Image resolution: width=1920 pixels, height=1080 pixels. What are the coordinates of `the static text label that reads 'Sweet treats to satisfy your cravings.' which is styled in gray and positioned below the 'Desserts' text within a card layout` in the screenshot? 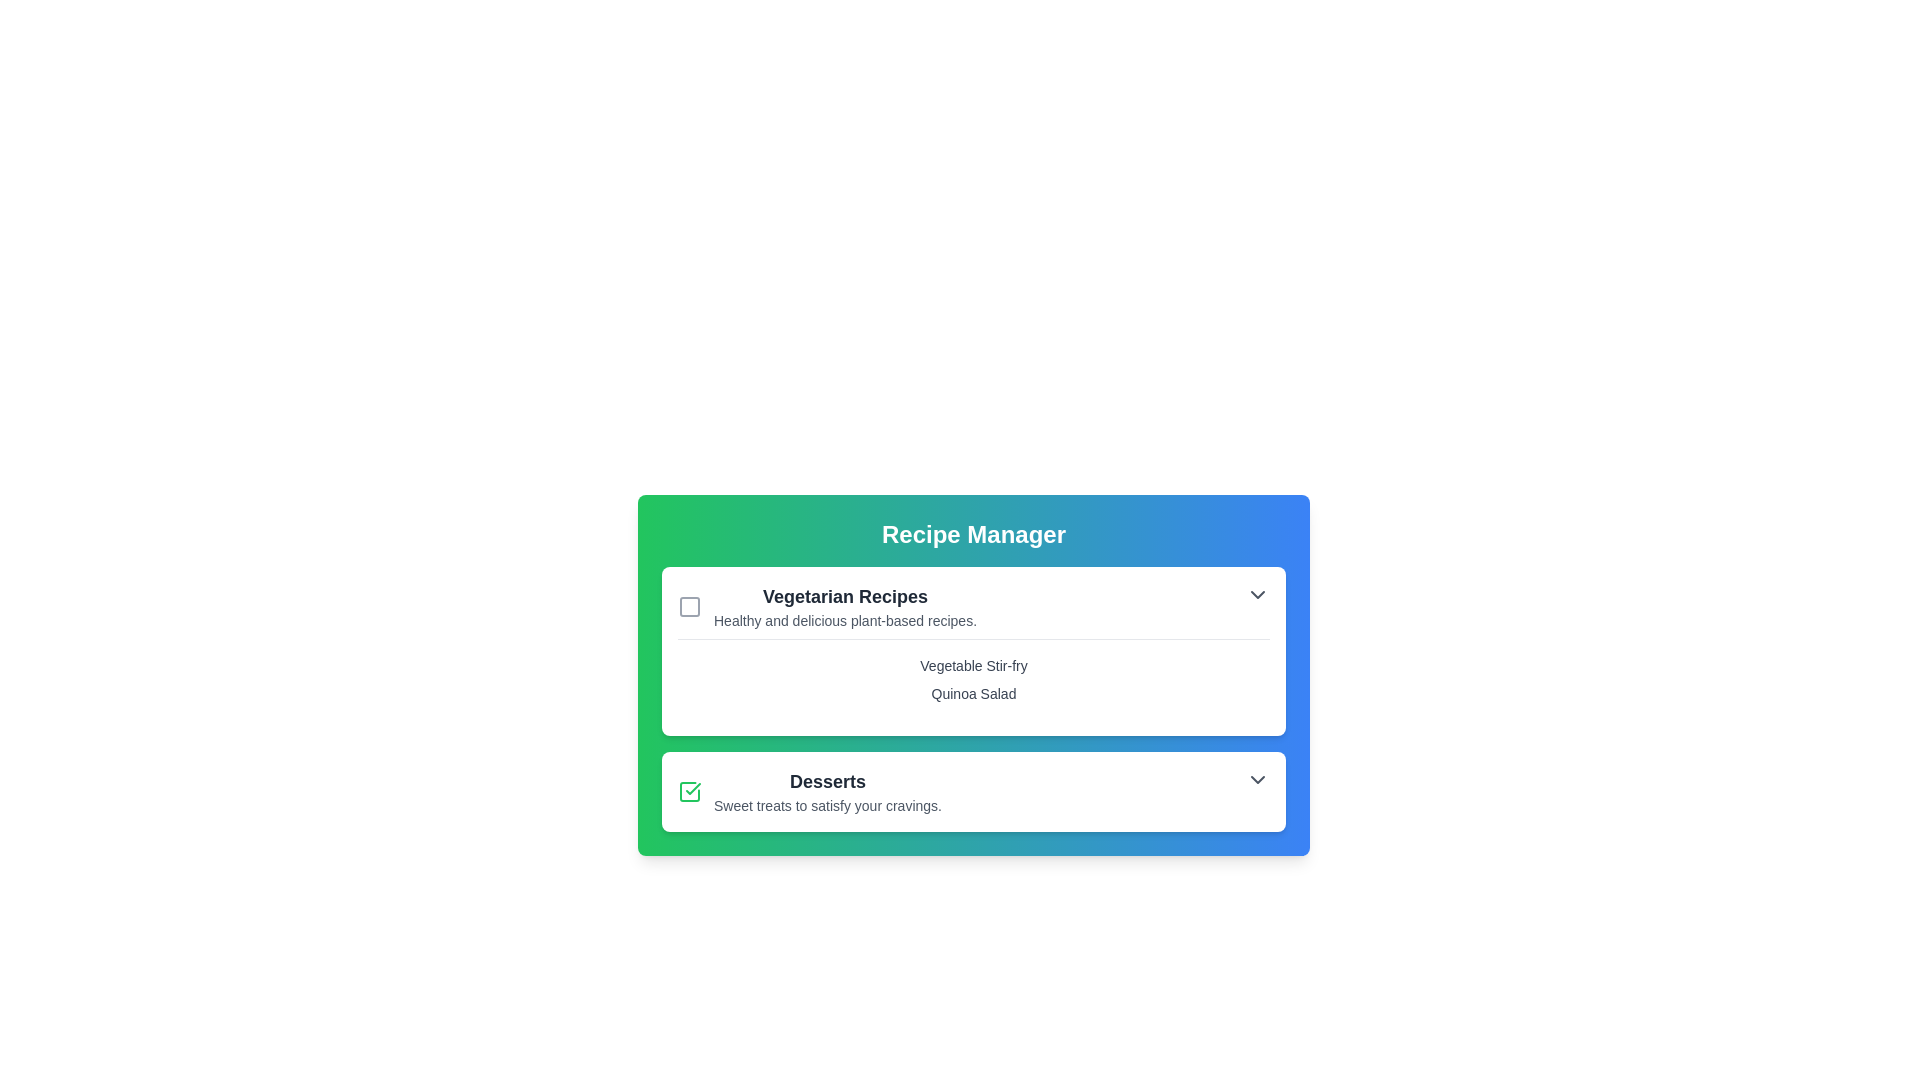 It's located at (827, 805).